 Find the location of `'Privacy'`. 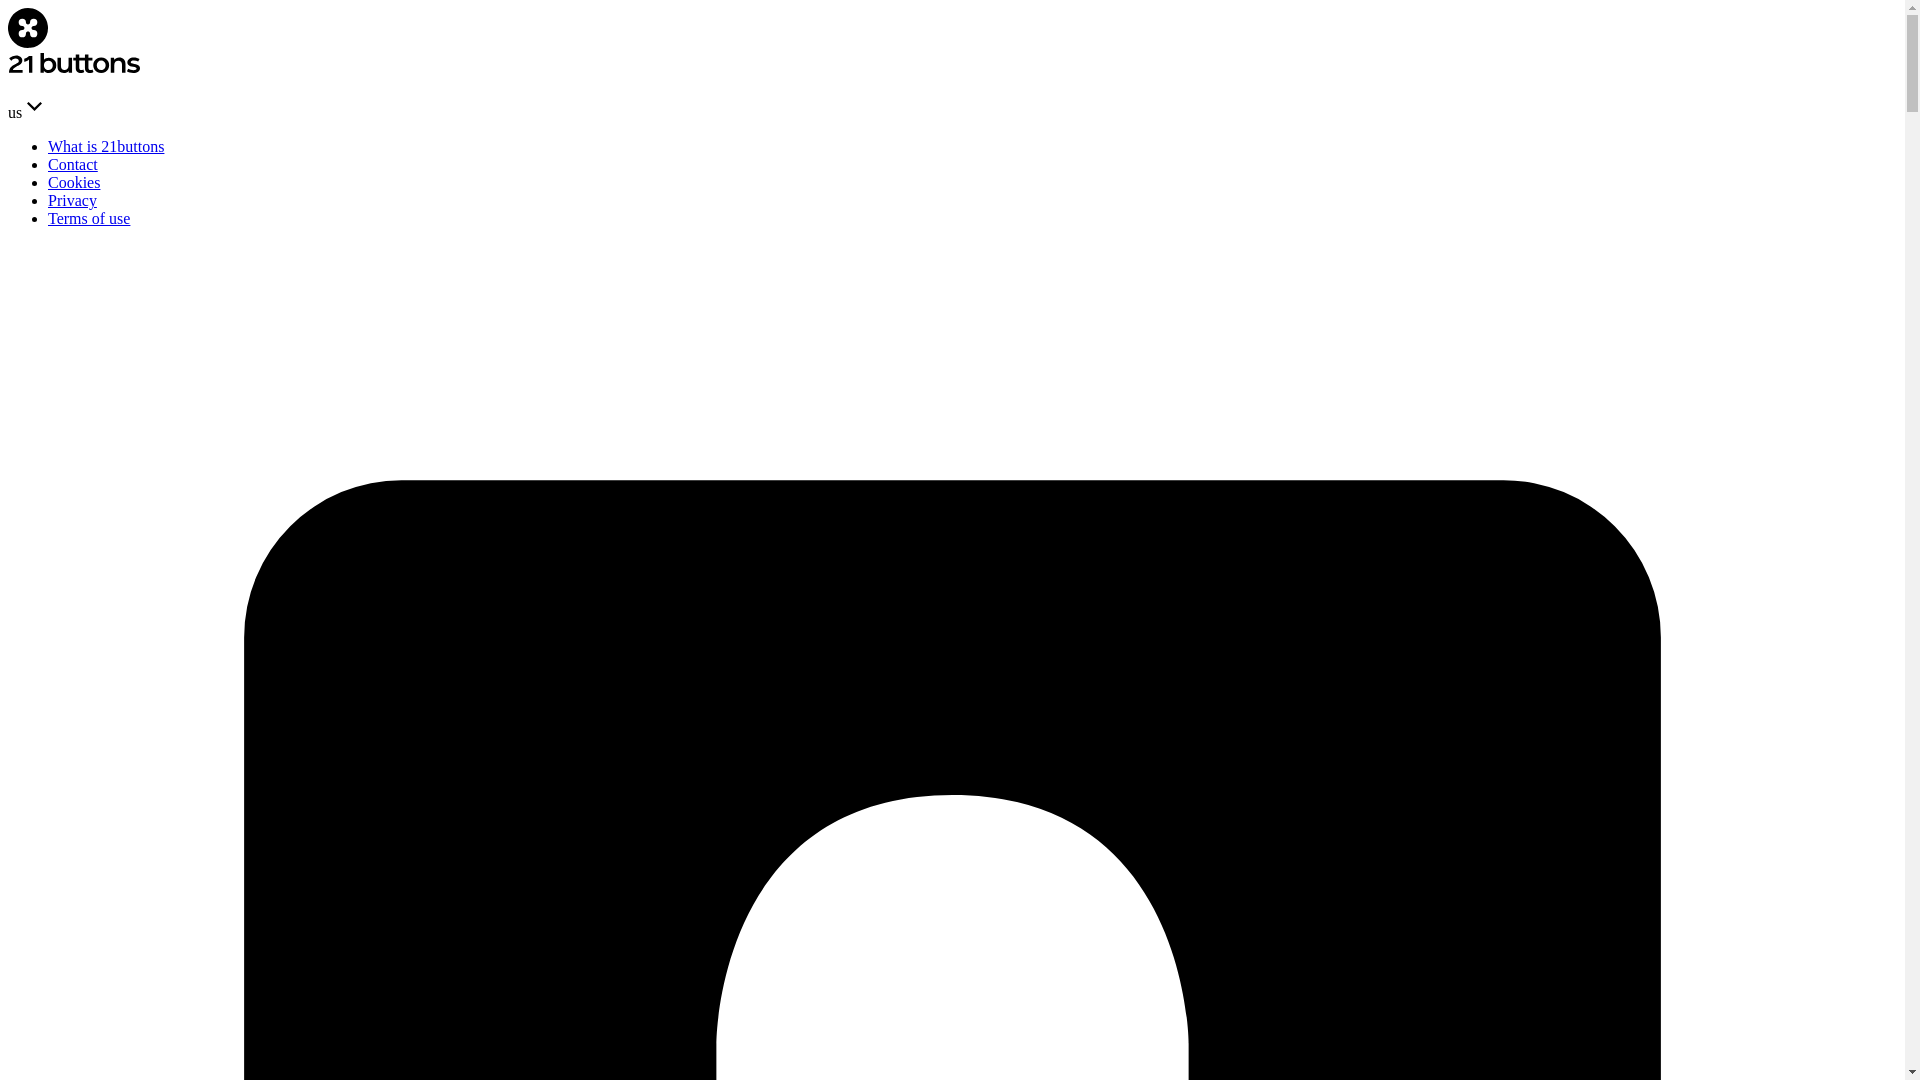

'Privacy' is located at coordinates (72, 200).